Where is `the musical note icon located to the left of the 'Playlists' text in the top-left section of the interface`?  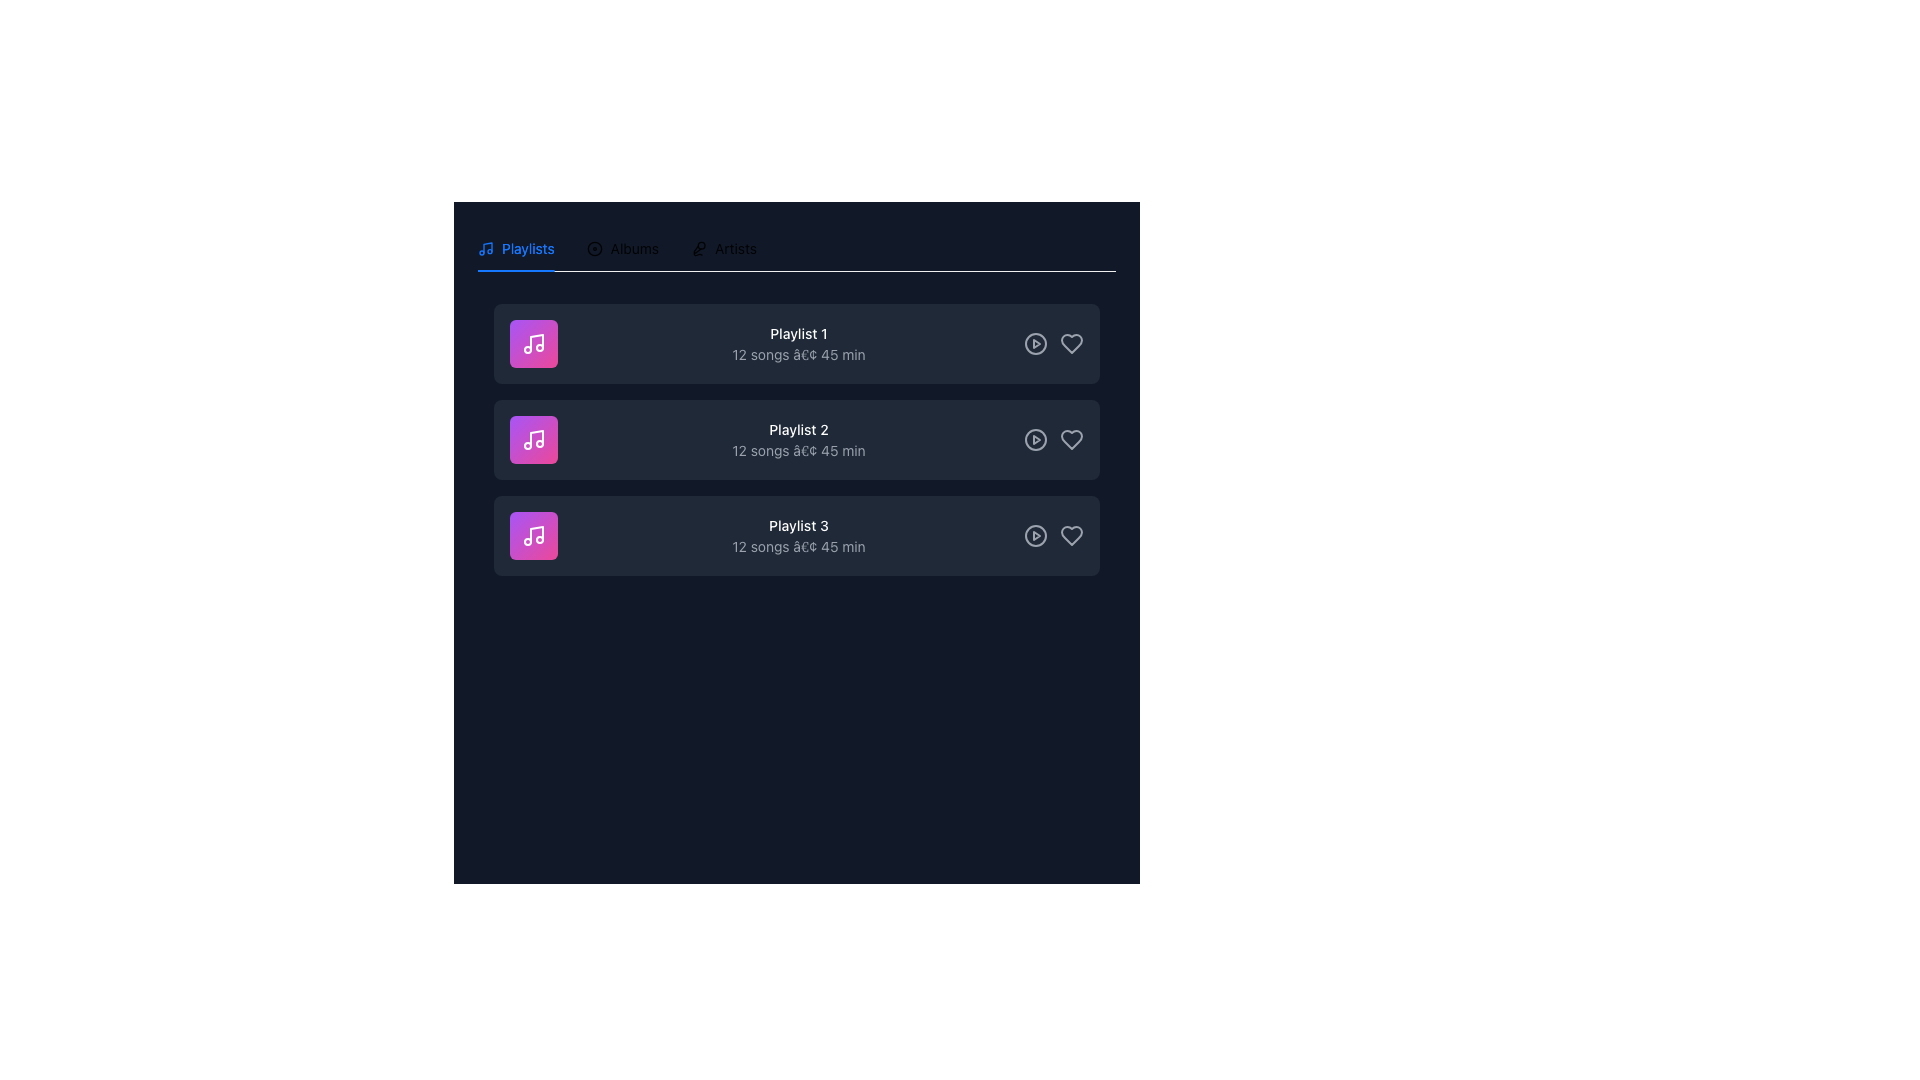
the musical note icon located to the left of the 'Playlists' text in the top-left section of the interface is located at coordinates (485, 248).